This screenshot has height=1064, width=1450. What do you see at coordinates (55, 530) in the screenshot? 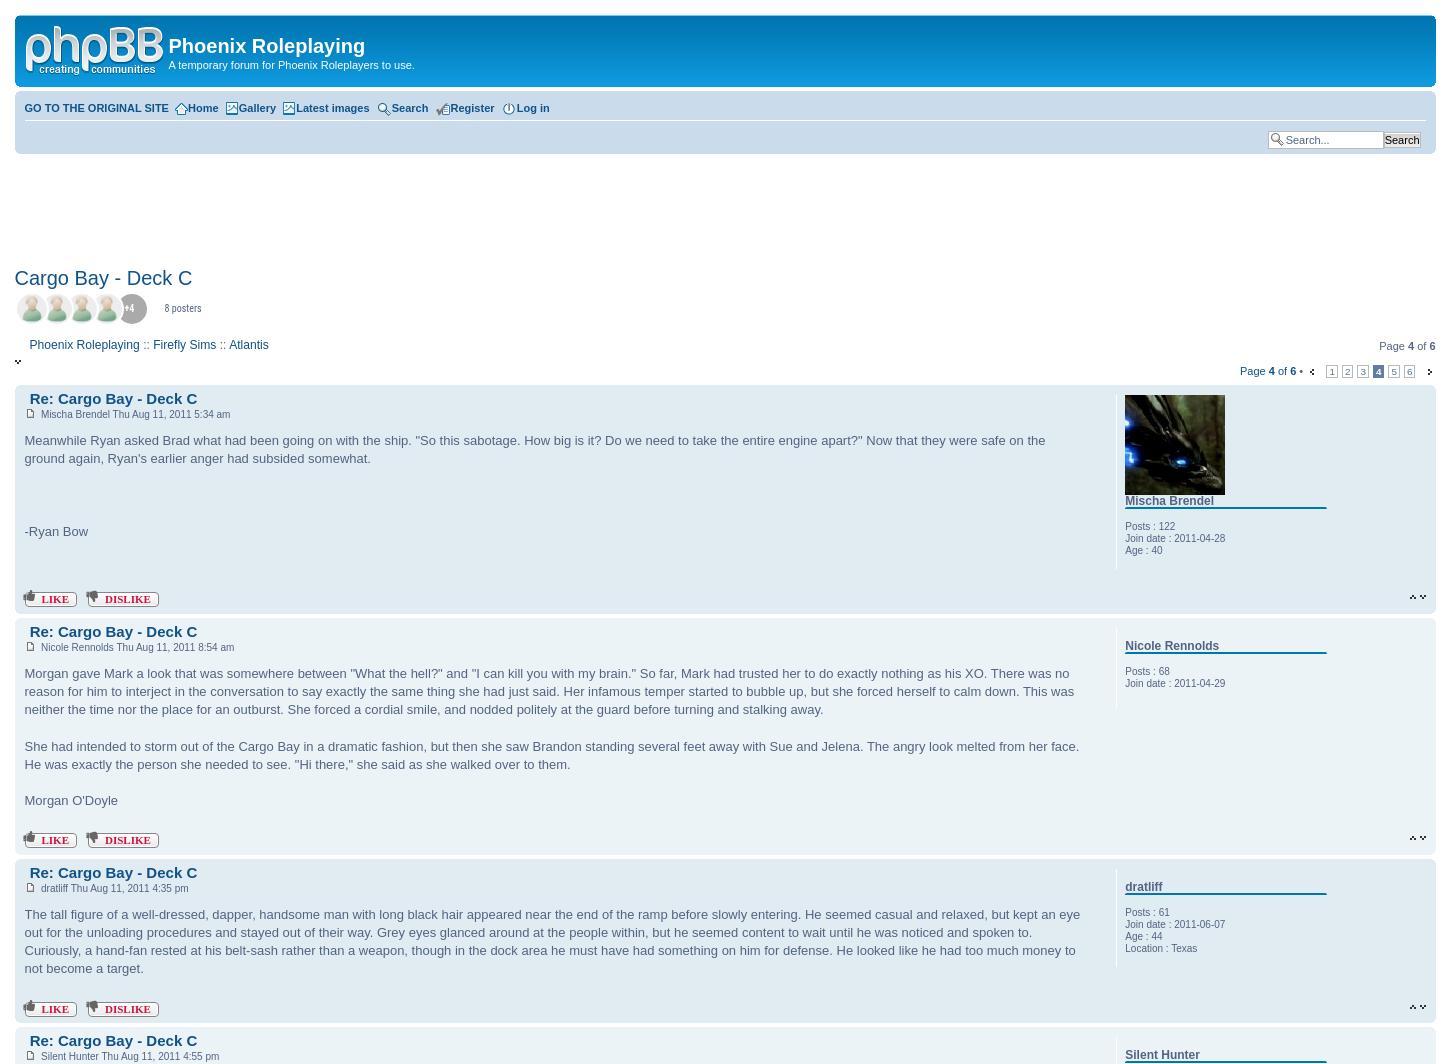
I see `'-Ryan Bow'` at bounding box center [55, 530].